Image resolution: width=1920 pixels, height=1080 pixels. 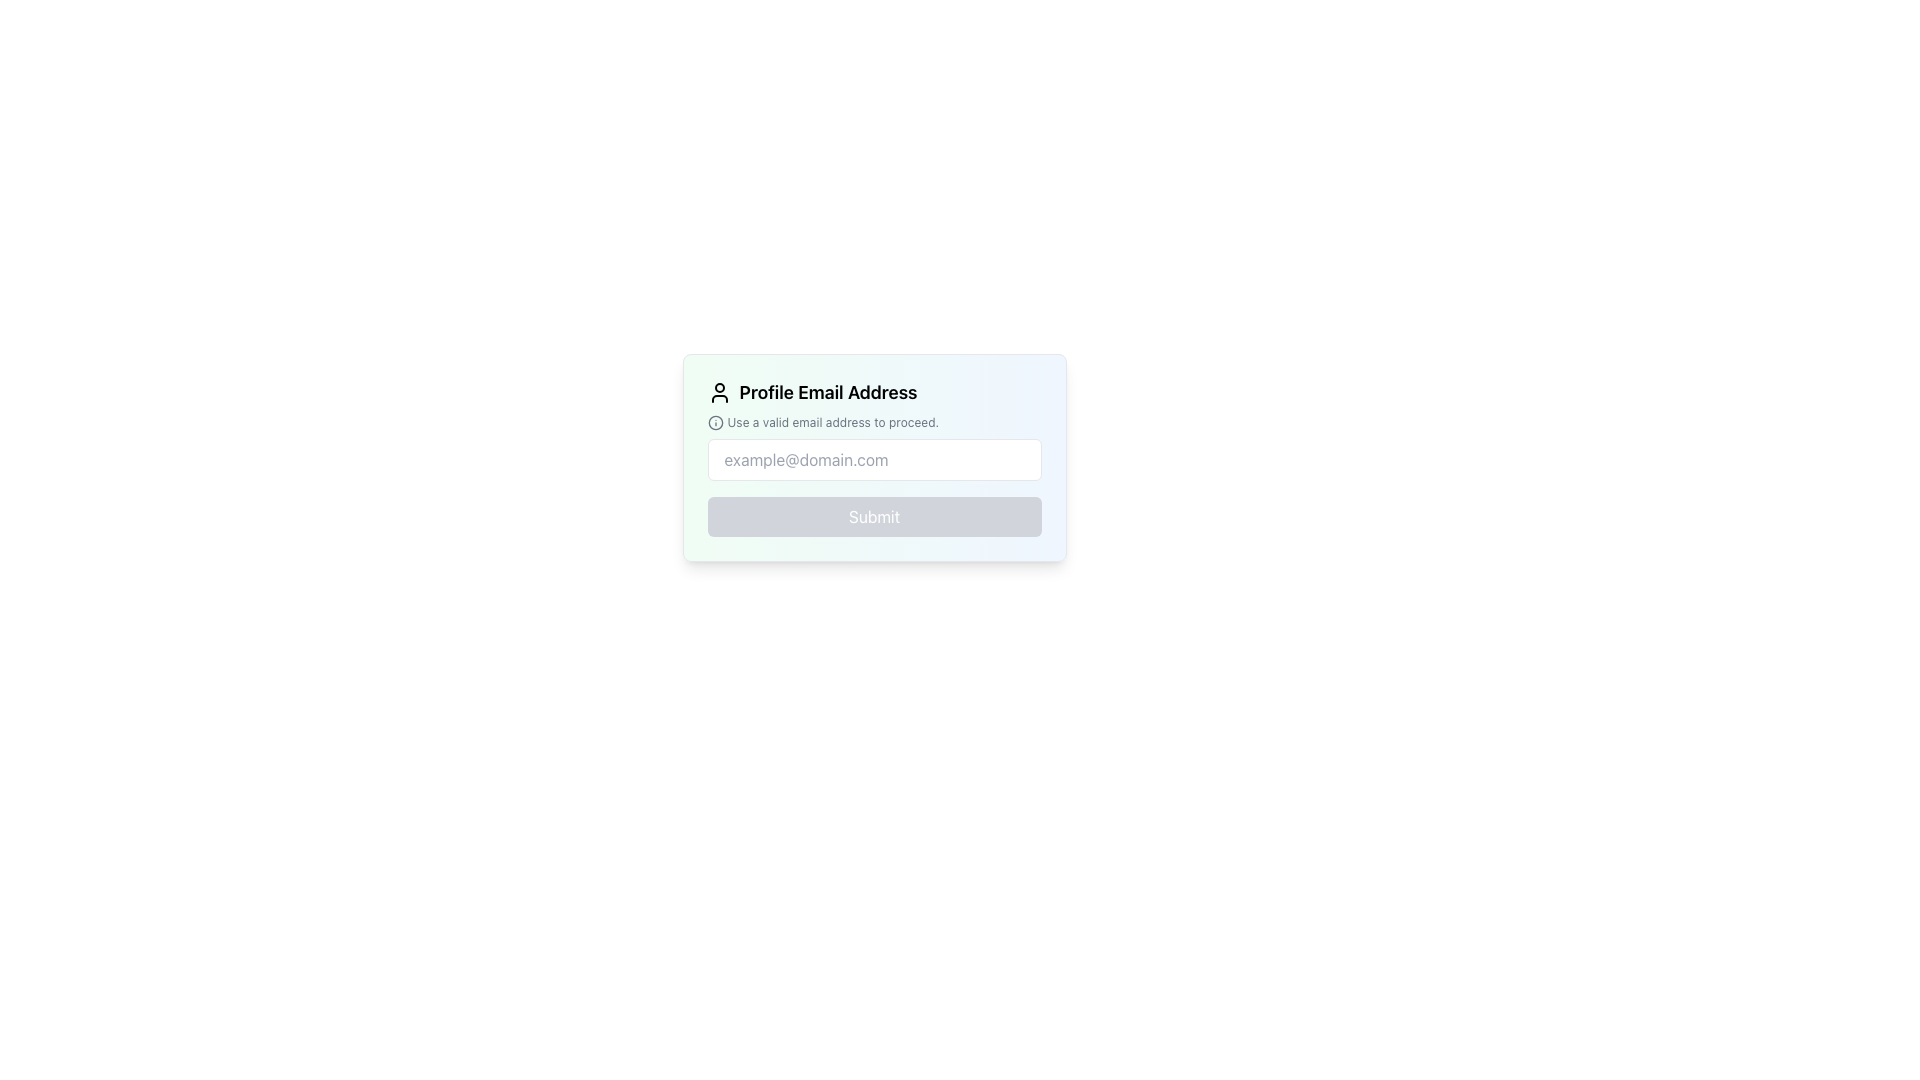 I want to click on the circular graphical icon element, which is part of an SVG graphic and positioned to the left of the text 'Profile Email Address', so click(x=715, y=422).